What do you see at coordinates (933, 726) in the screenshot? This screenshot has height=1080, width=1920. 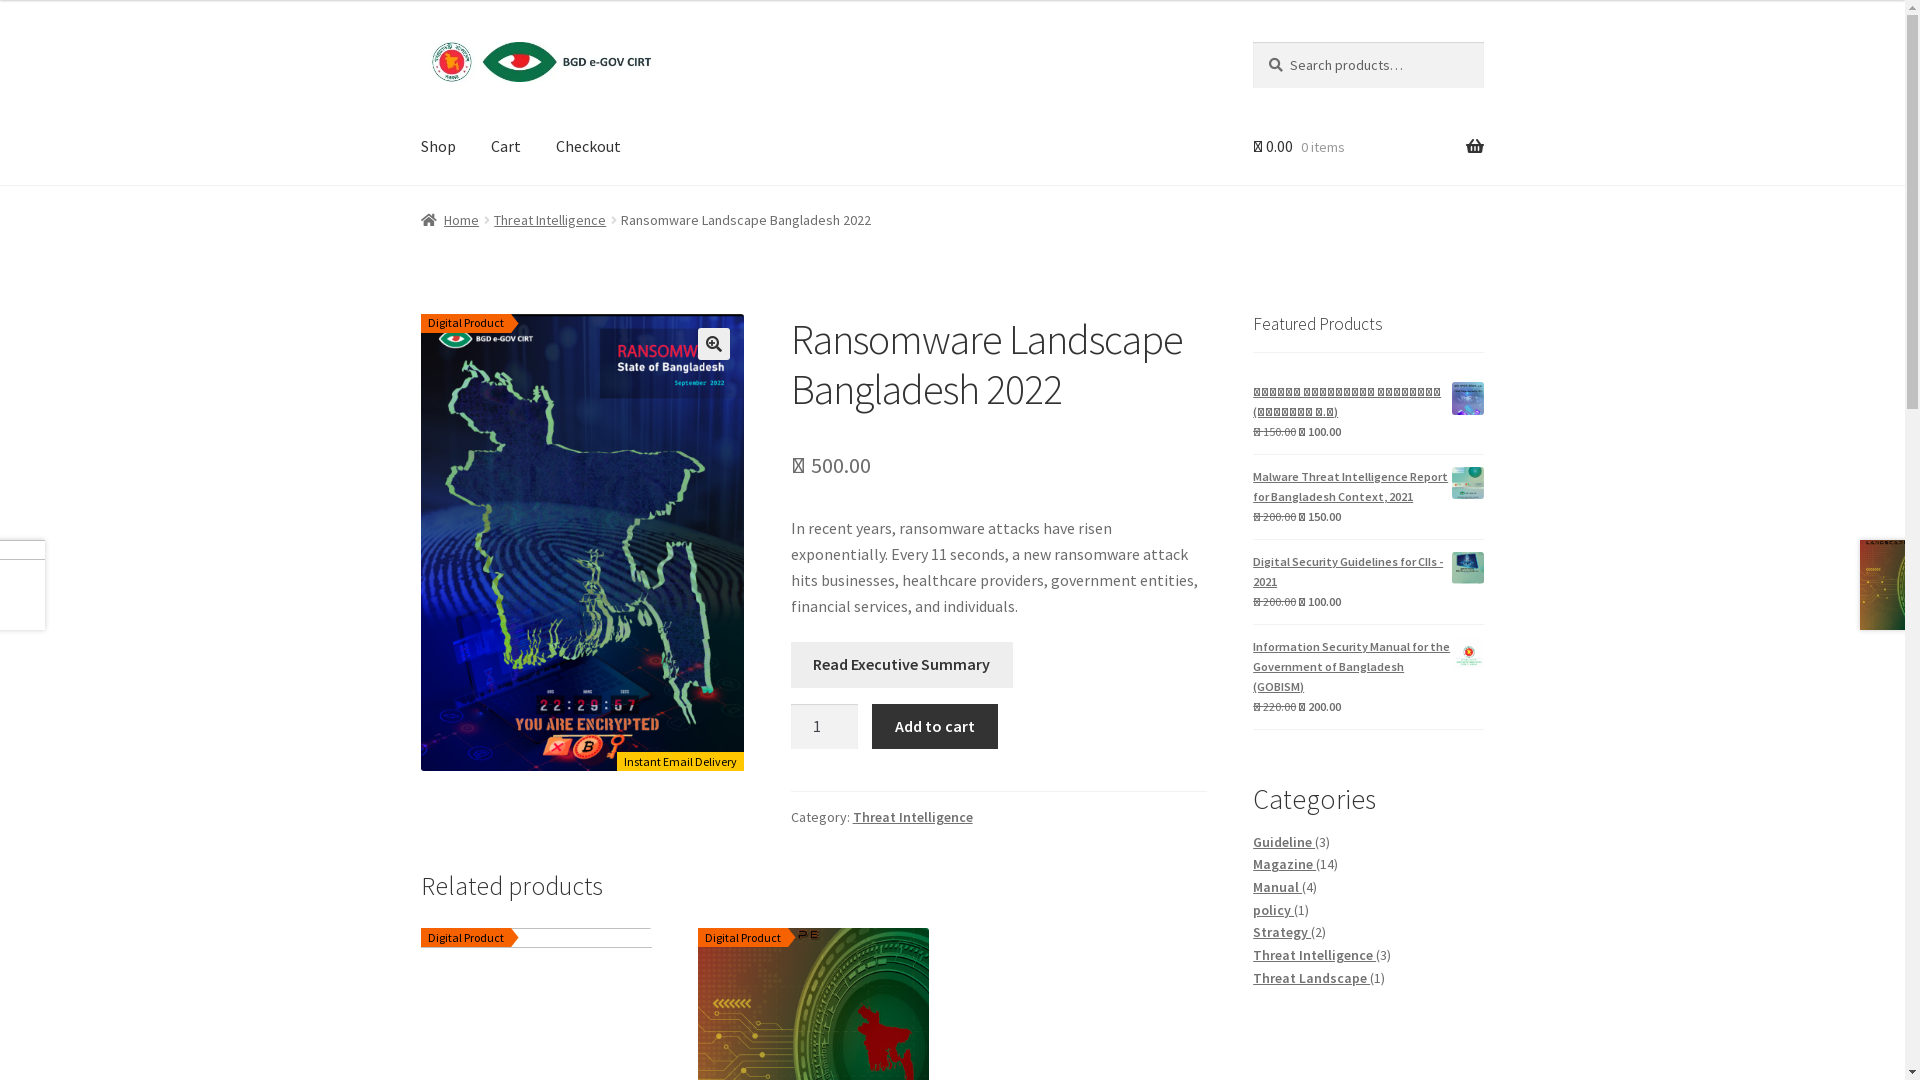 I see `'Add to cart'` at bounding box center [933, 726].